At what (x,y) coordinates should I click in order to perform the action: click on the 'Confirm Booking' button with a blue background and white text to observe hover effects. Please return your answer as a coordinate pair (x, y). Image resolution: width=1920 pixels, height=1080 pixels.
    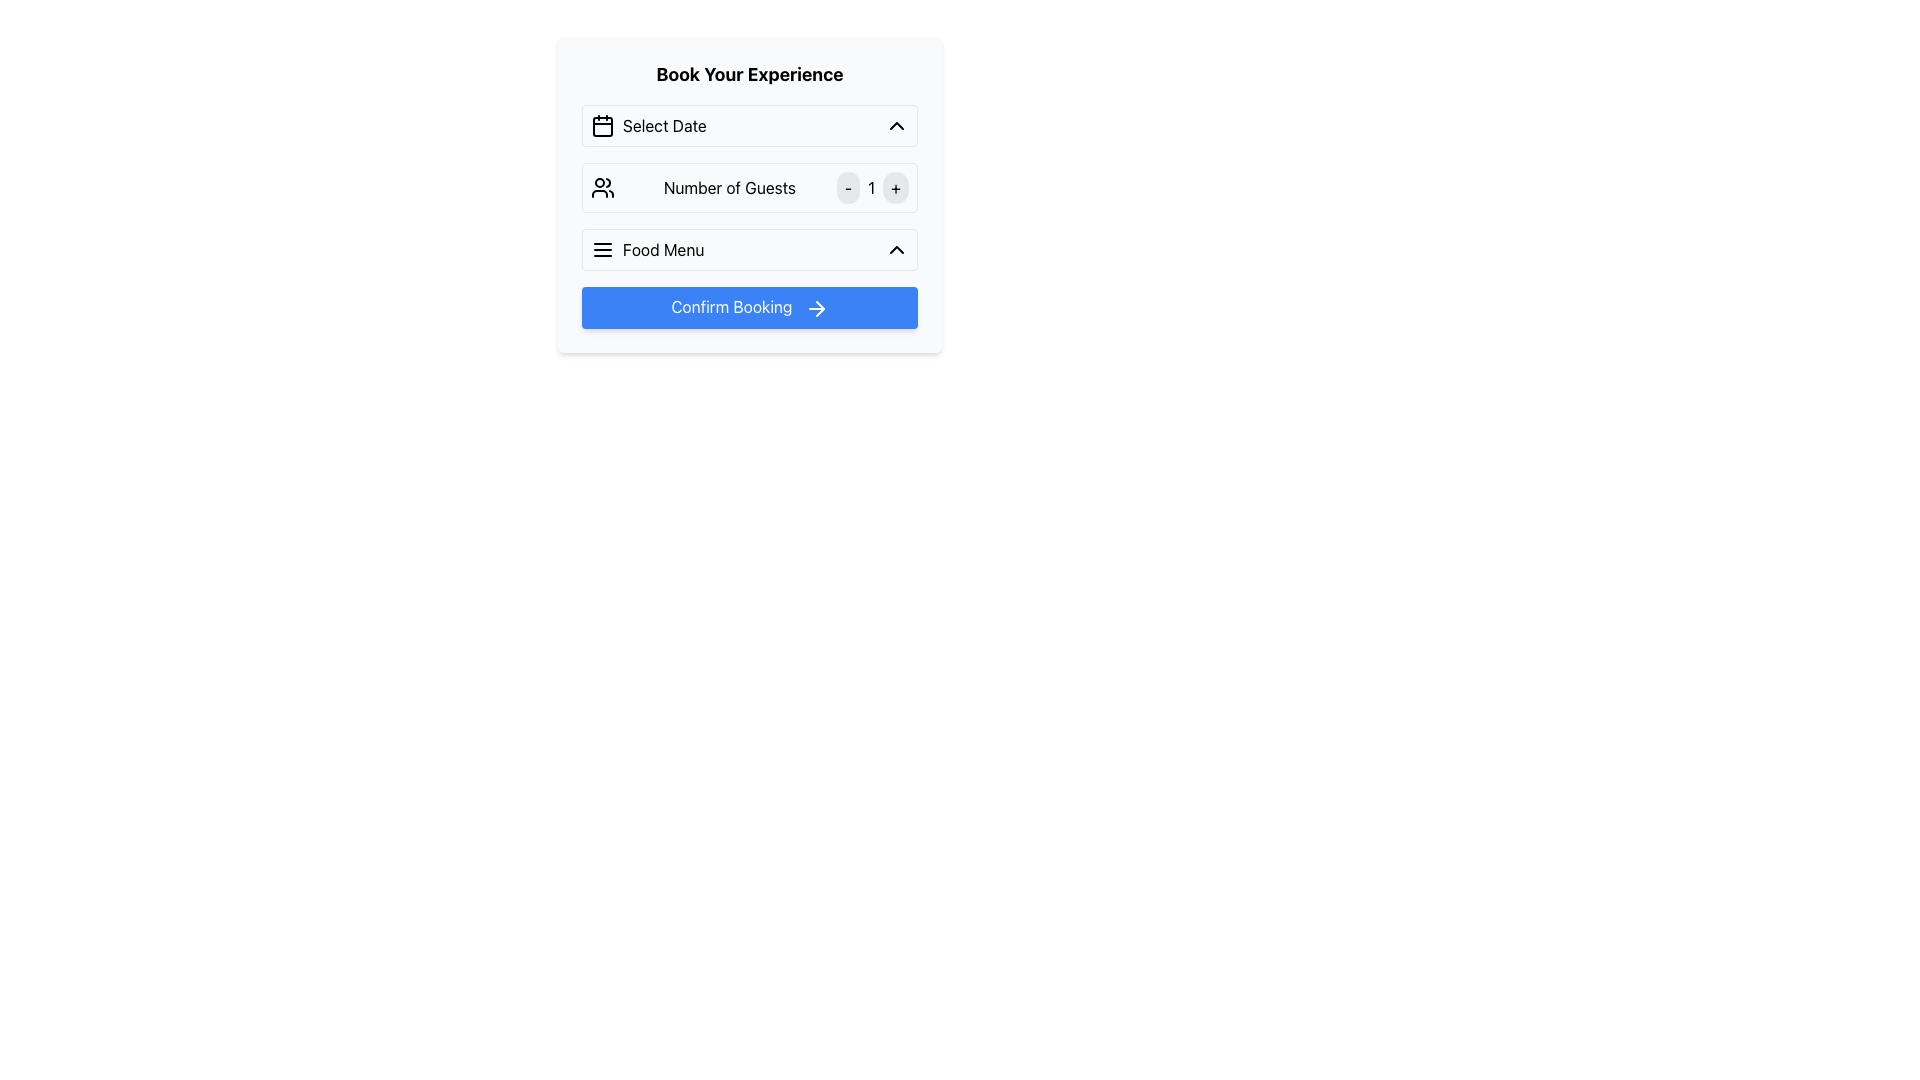
    Looking at the image, I should click on (748, 307).